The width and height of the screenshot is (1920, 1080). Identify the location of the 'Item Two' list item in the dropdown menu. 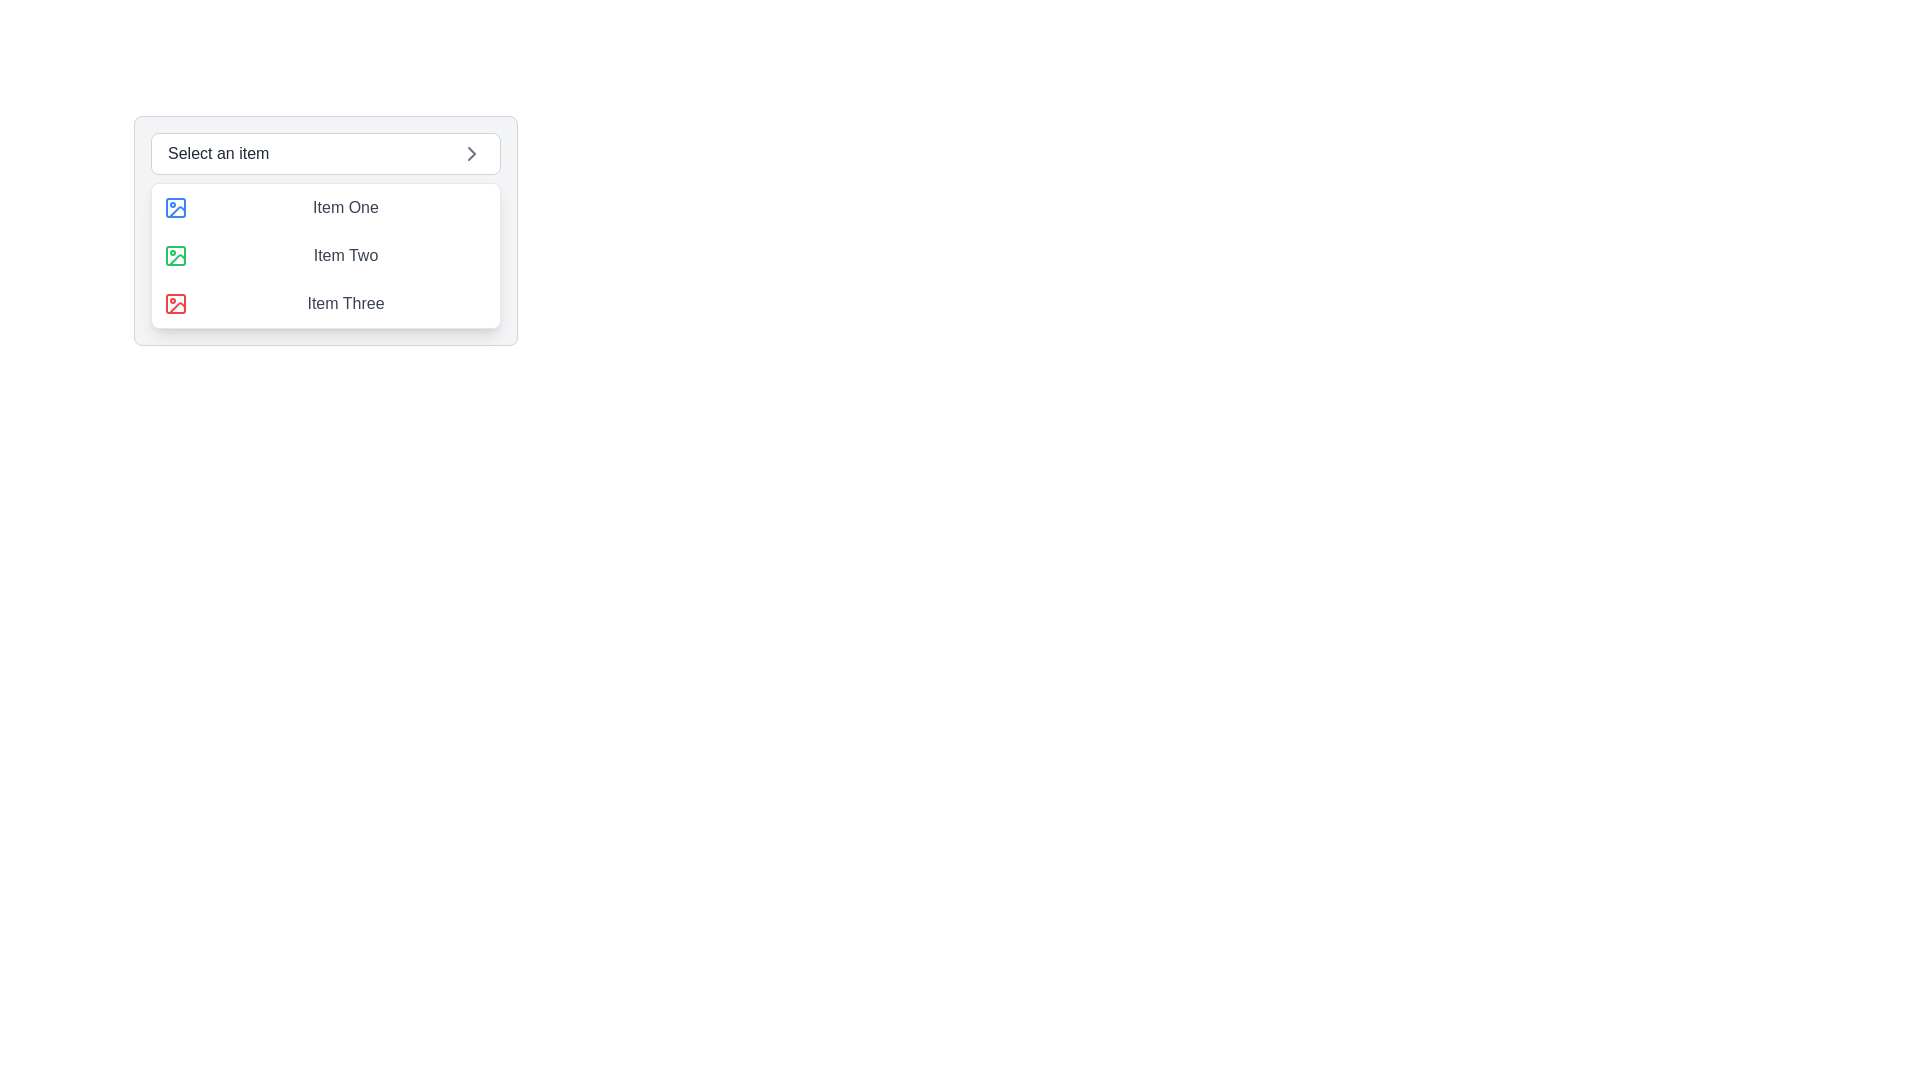
(326, 254).